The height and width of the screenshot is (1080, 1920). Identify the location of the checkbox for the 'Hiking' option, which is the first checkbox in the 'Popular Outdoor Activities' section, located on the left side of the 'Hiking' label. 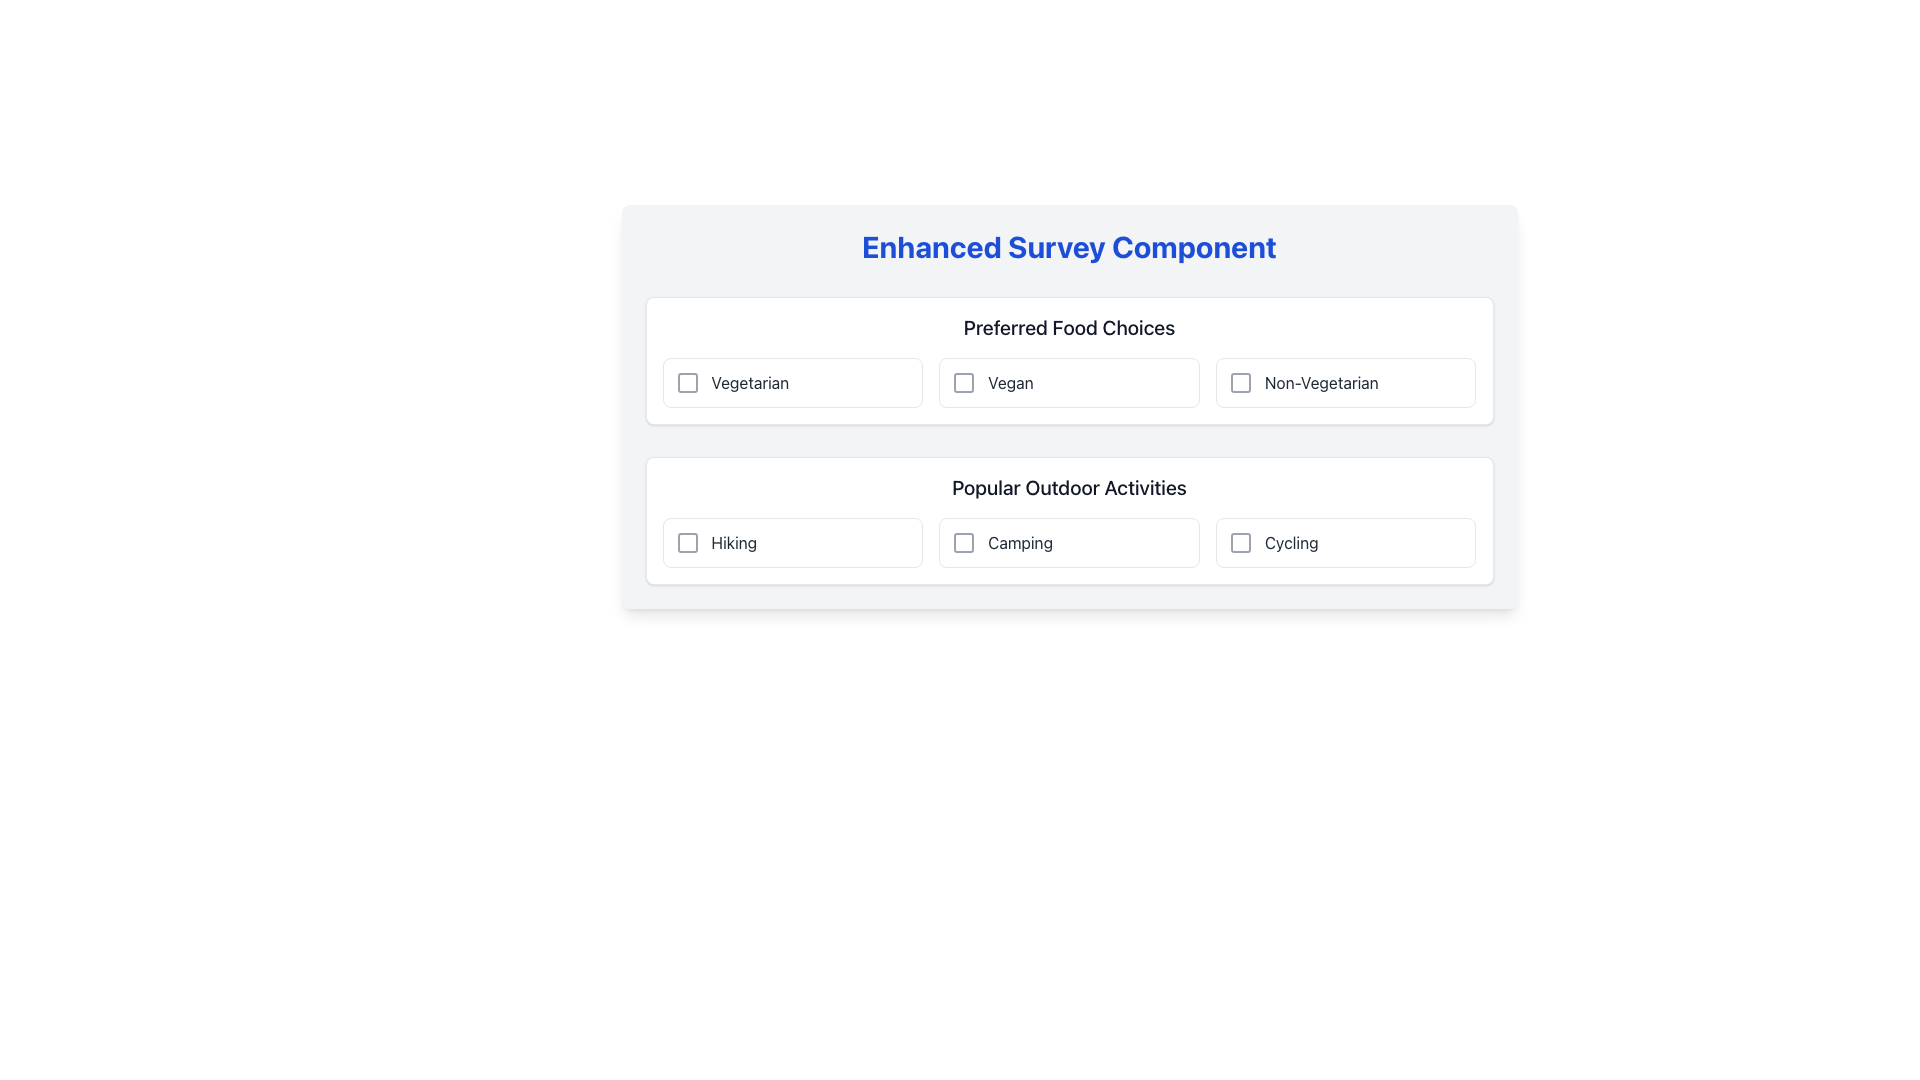
(687, 543).